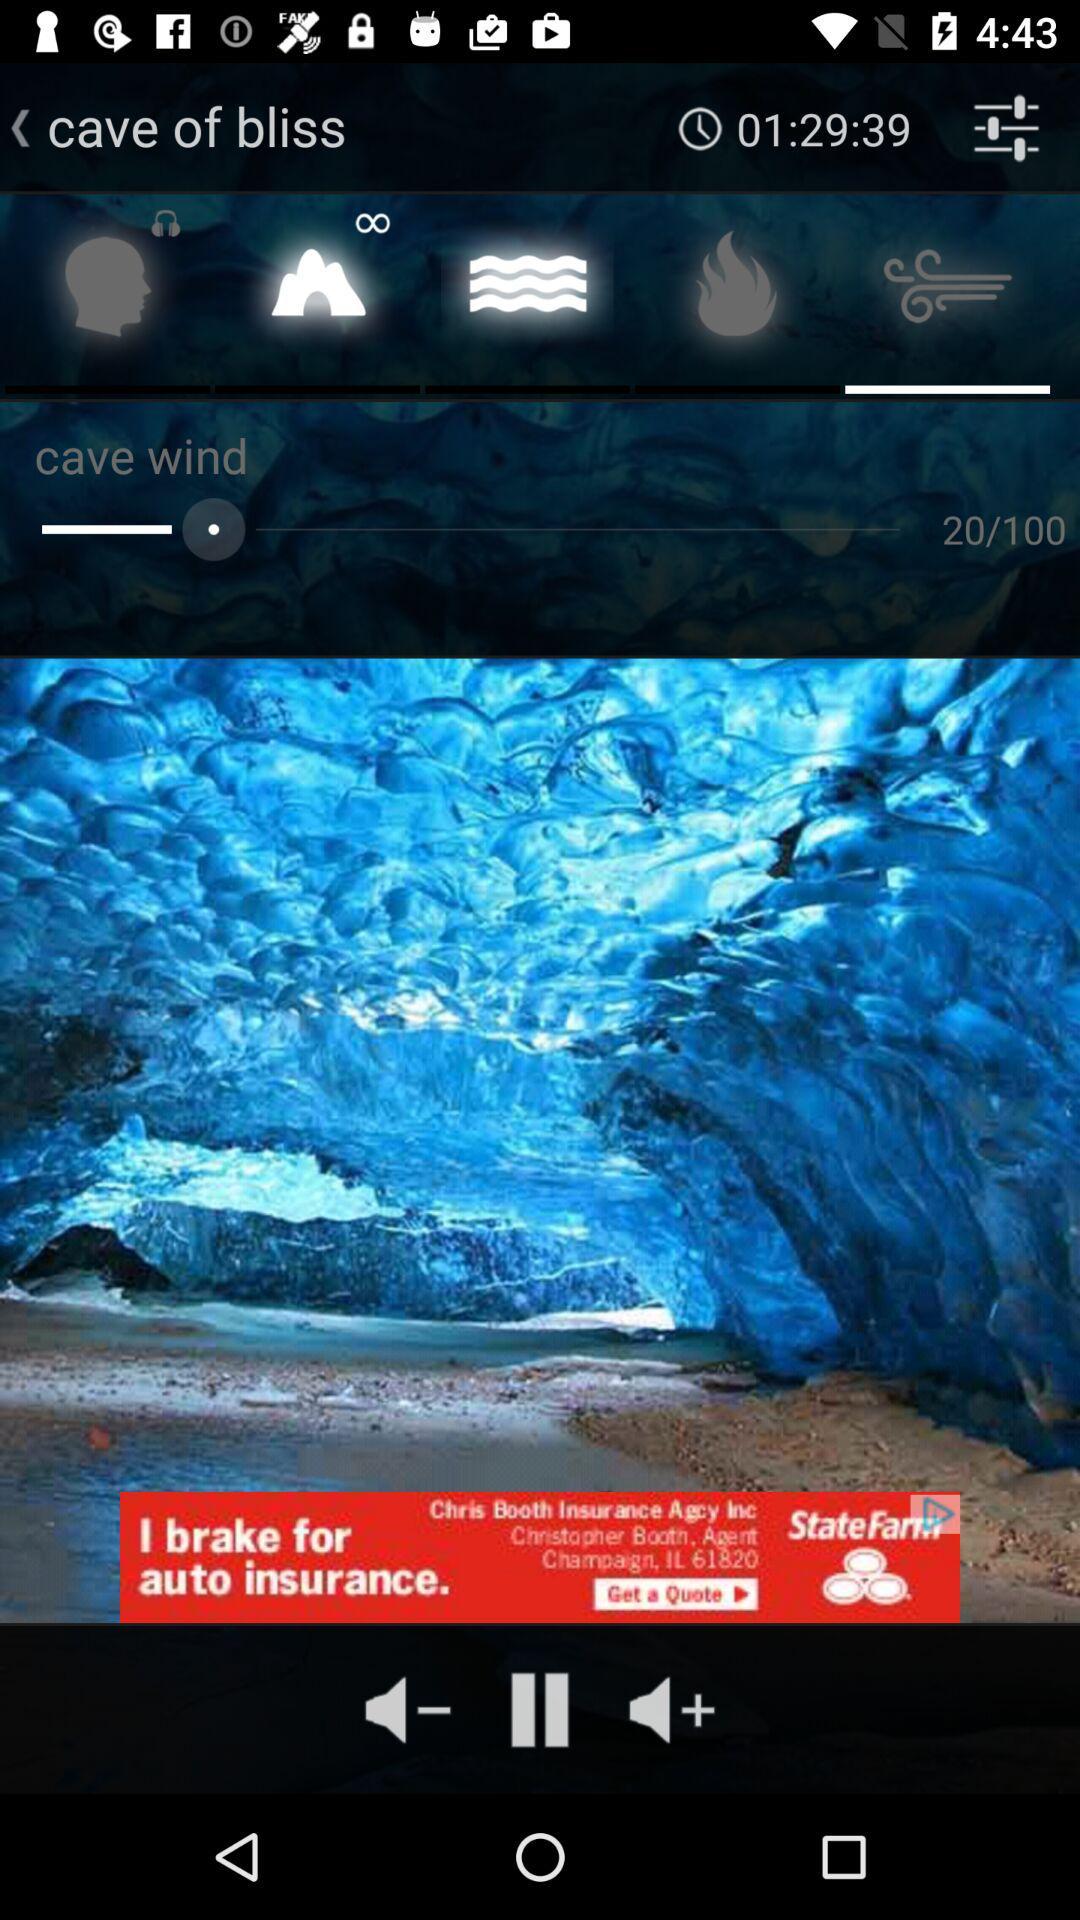 This screenshot has height=1920, width=1080. I want to click on rite, so click(316, 291).